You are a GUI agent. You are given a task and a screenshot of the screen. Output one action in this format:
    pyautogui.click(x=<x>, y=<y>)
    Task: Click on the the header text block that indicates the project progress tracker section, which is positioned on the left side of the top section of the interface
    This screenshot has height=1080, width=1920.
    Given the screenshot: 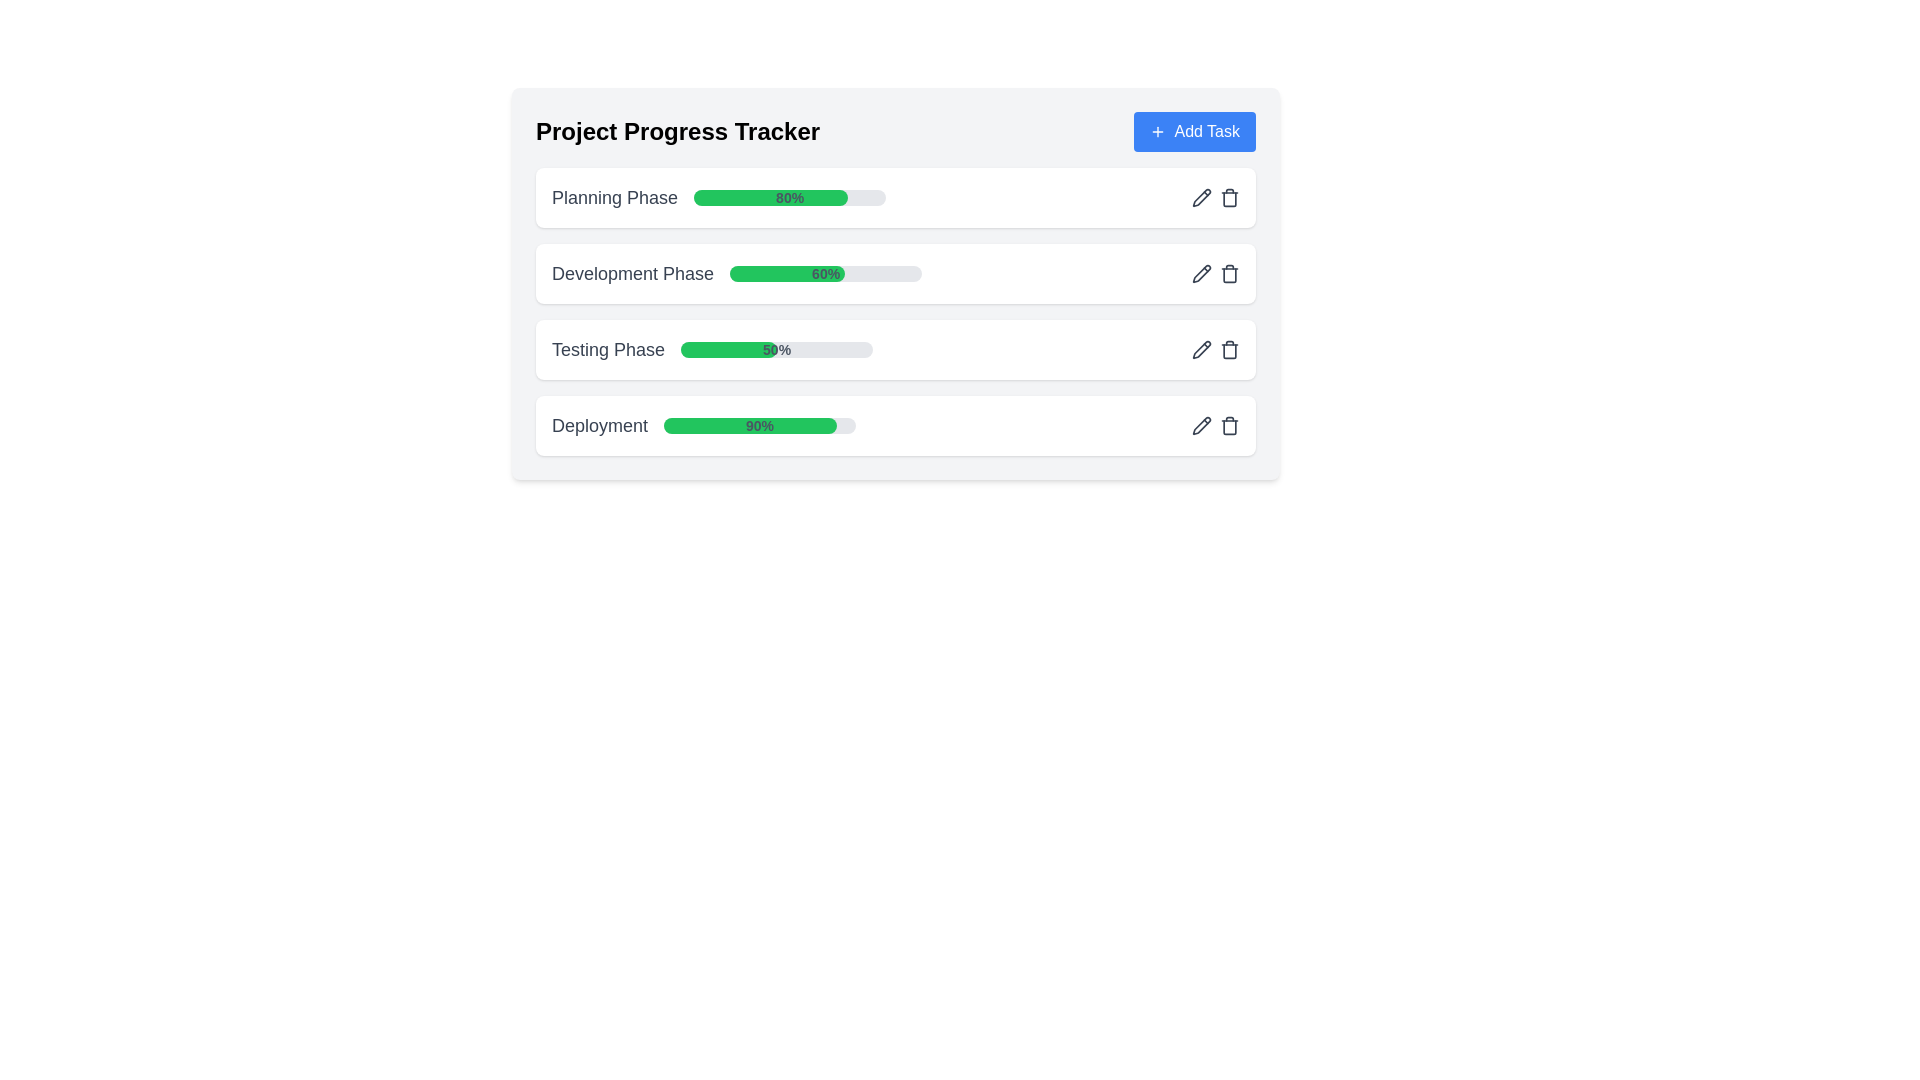 What is the action you would take?
    pyautogui.click(x=678, y=131)
    